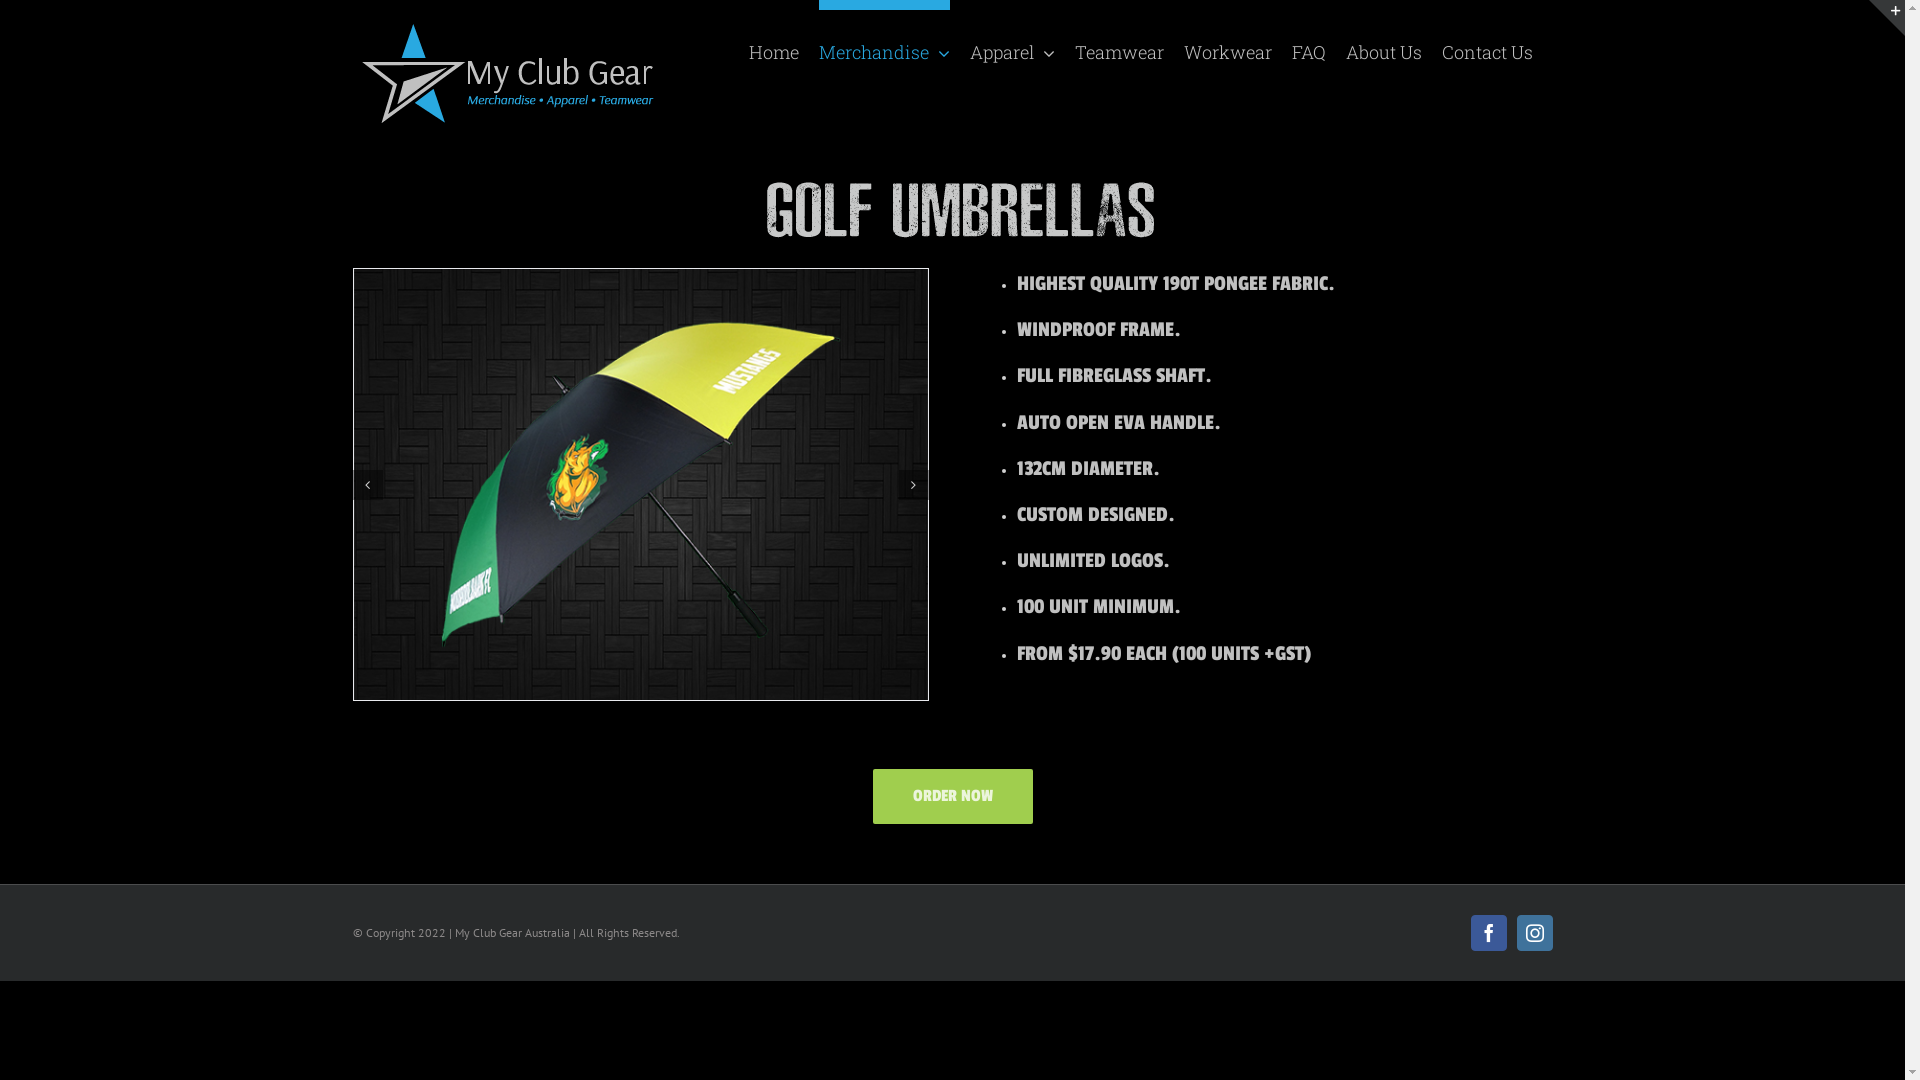  What do you see at coordinates (1441, 45) in the screenshot?
I see `'Contact Us'` at bounding box center [1441, 45].